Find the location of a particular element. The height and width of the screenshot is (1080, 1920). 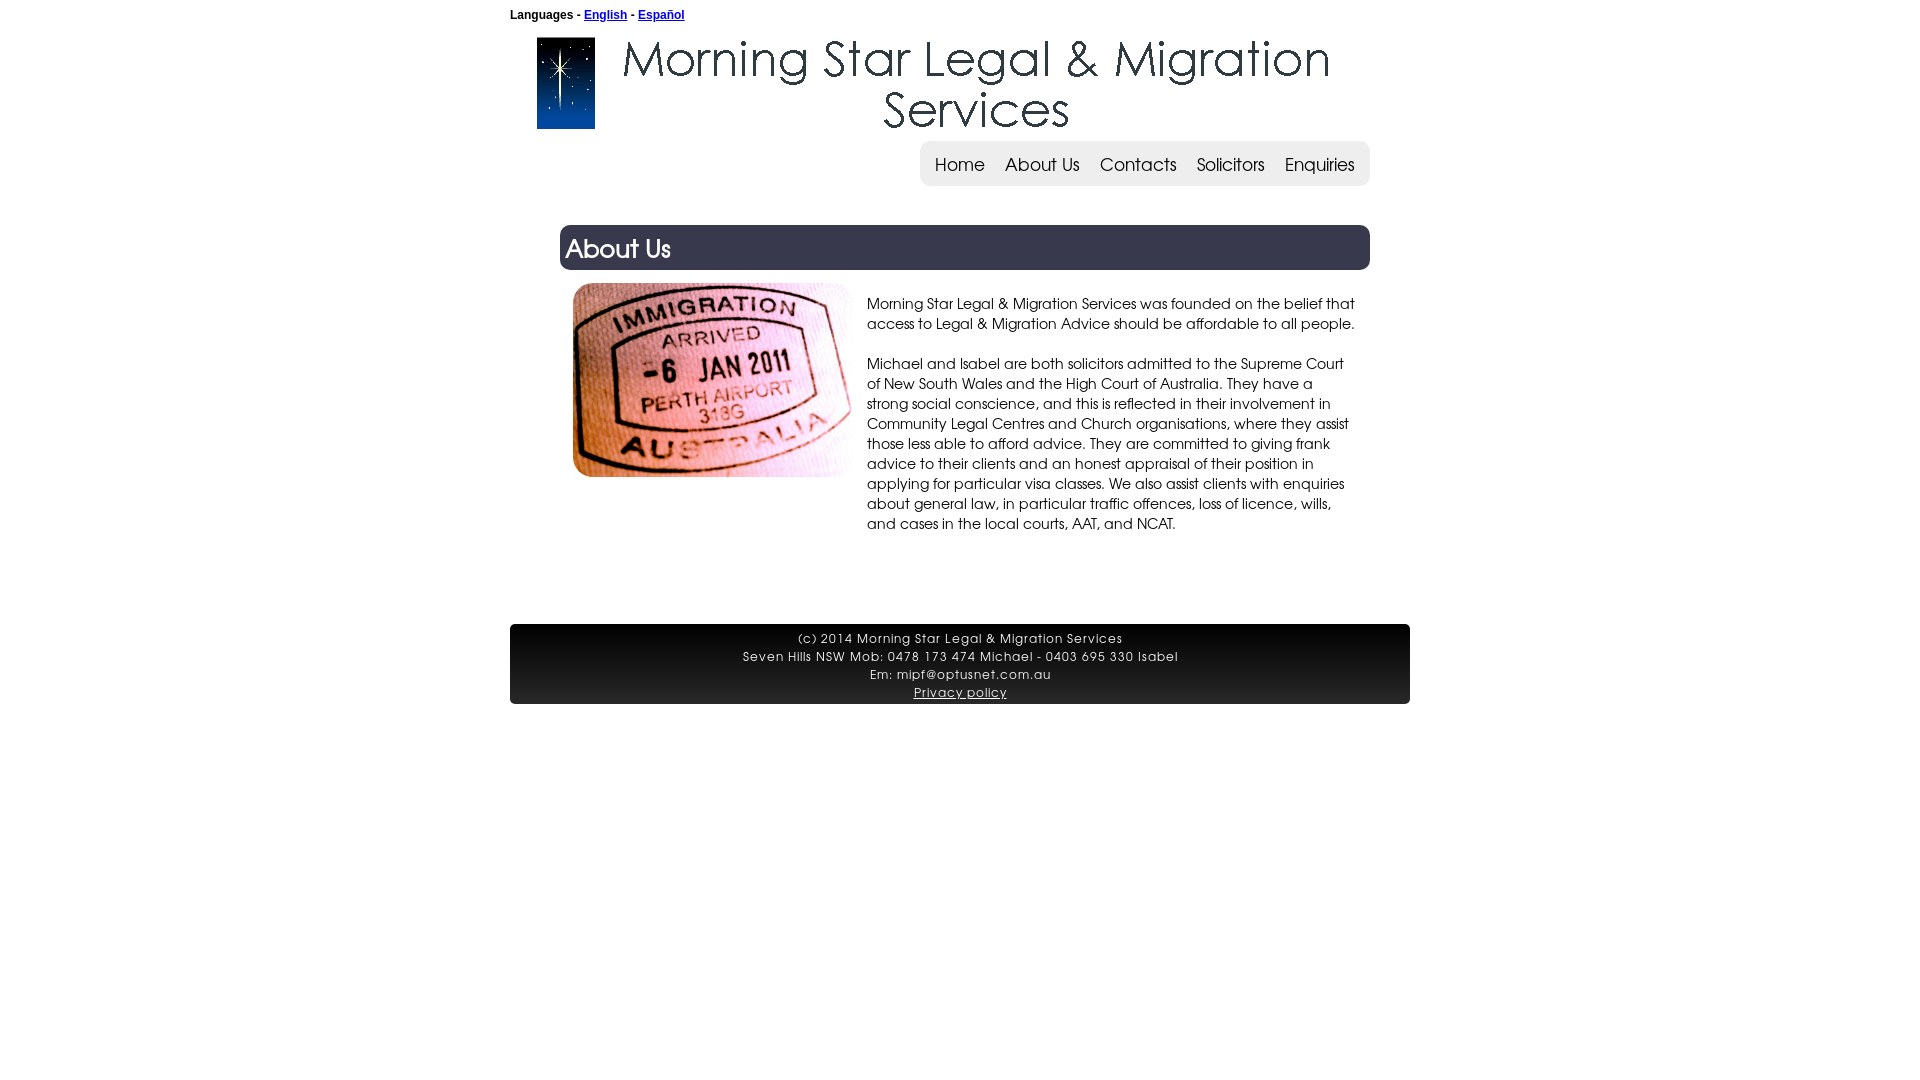

'Solicitors' is located at coordinates (1186, 162).